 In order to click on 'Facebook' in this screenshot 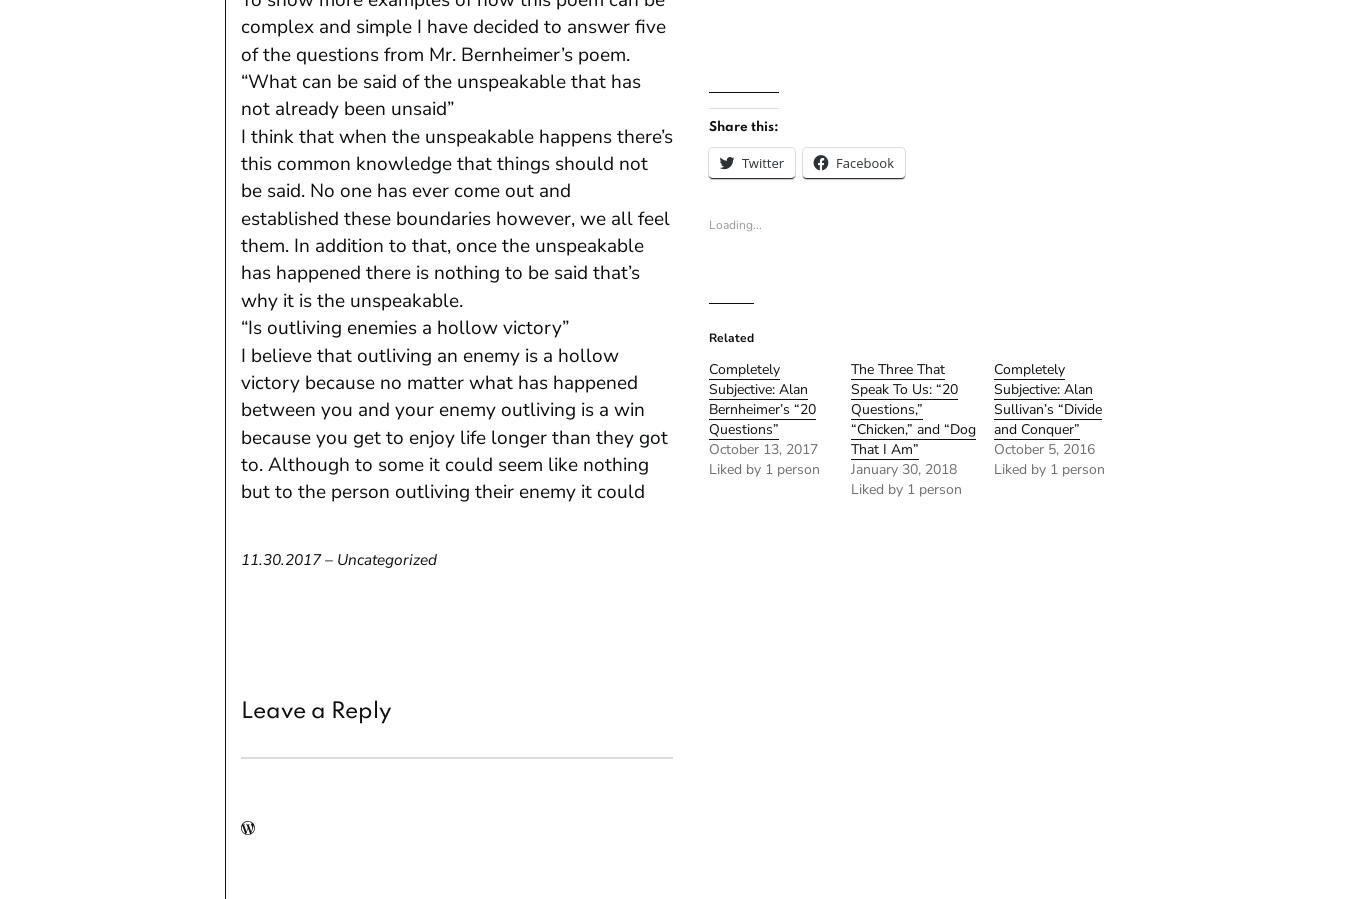, I will do `click(863, 161)`.